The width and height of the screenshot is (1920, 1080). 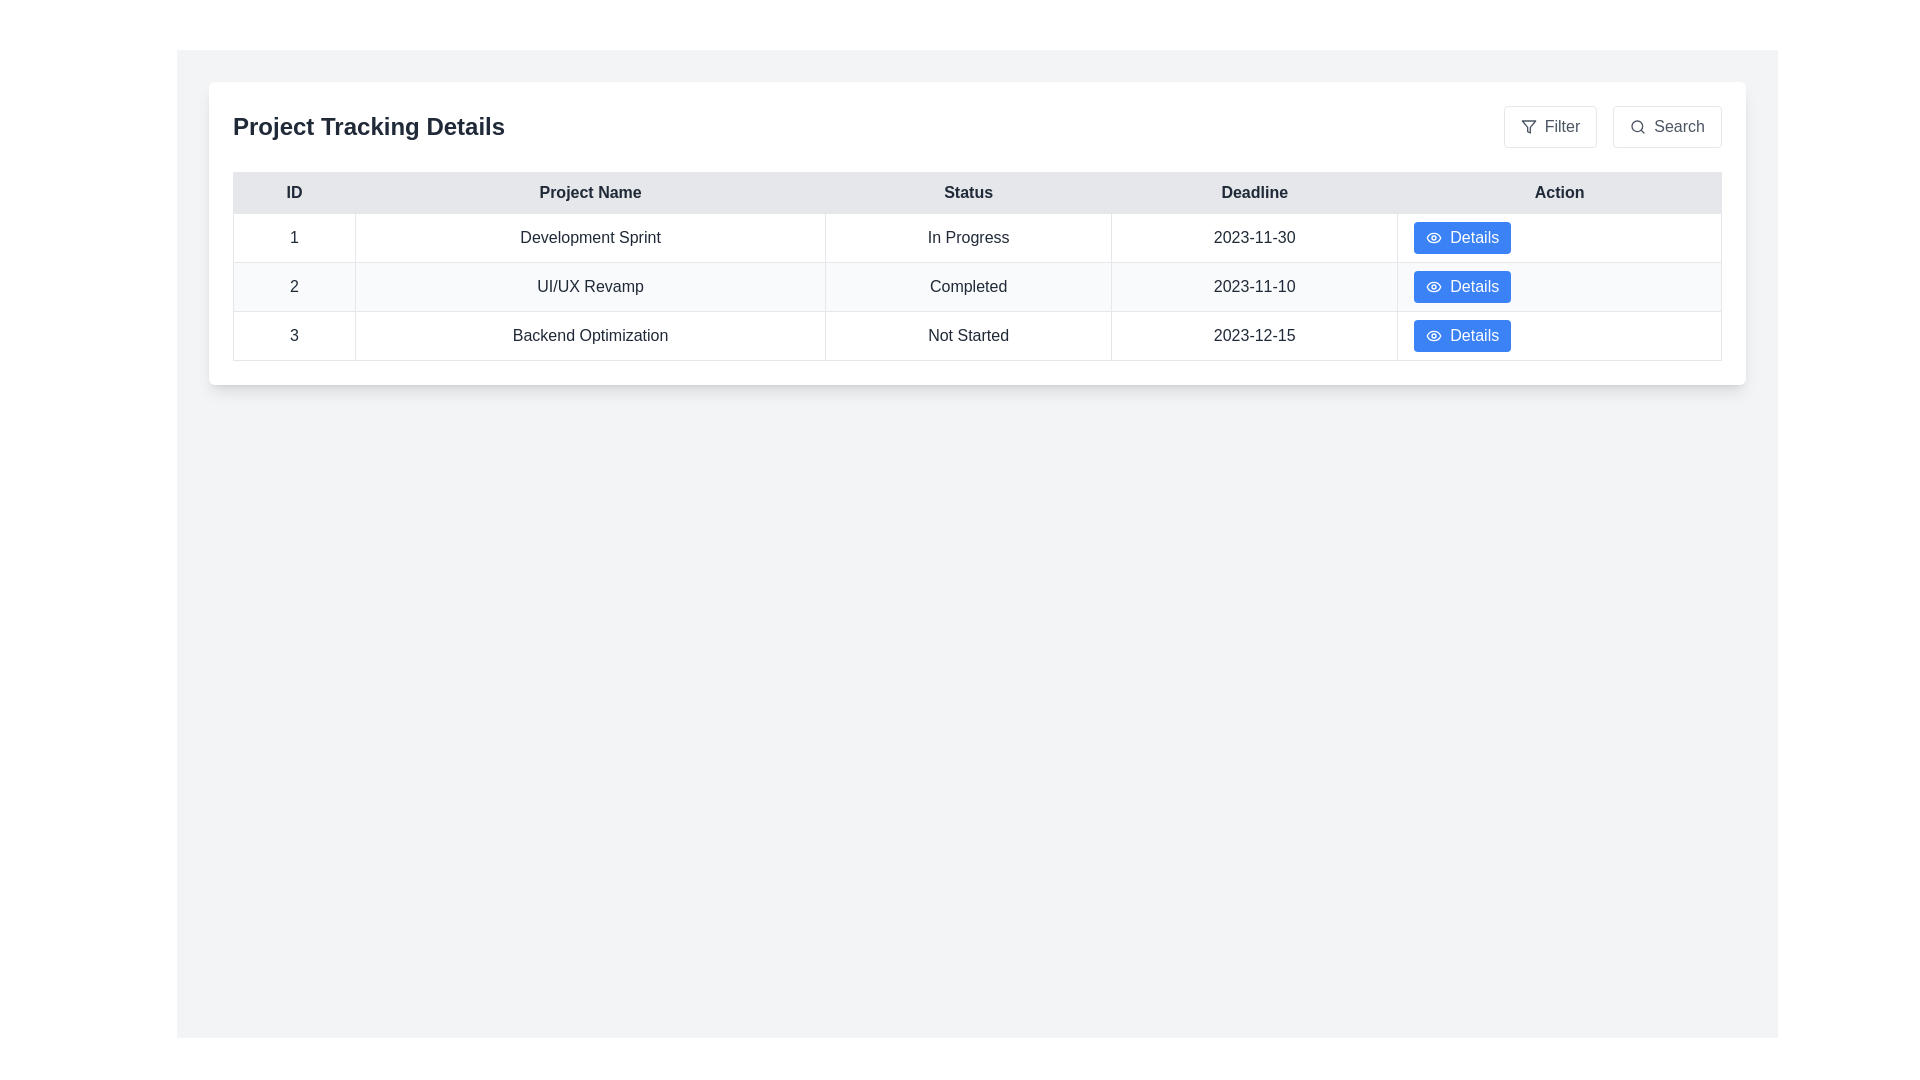 I want to click on the text display showing '2023-11-30' in the project tracking details table, which is located in the fourth column of the first row under the 'Deadline' header, so click(x=1253, y=237).